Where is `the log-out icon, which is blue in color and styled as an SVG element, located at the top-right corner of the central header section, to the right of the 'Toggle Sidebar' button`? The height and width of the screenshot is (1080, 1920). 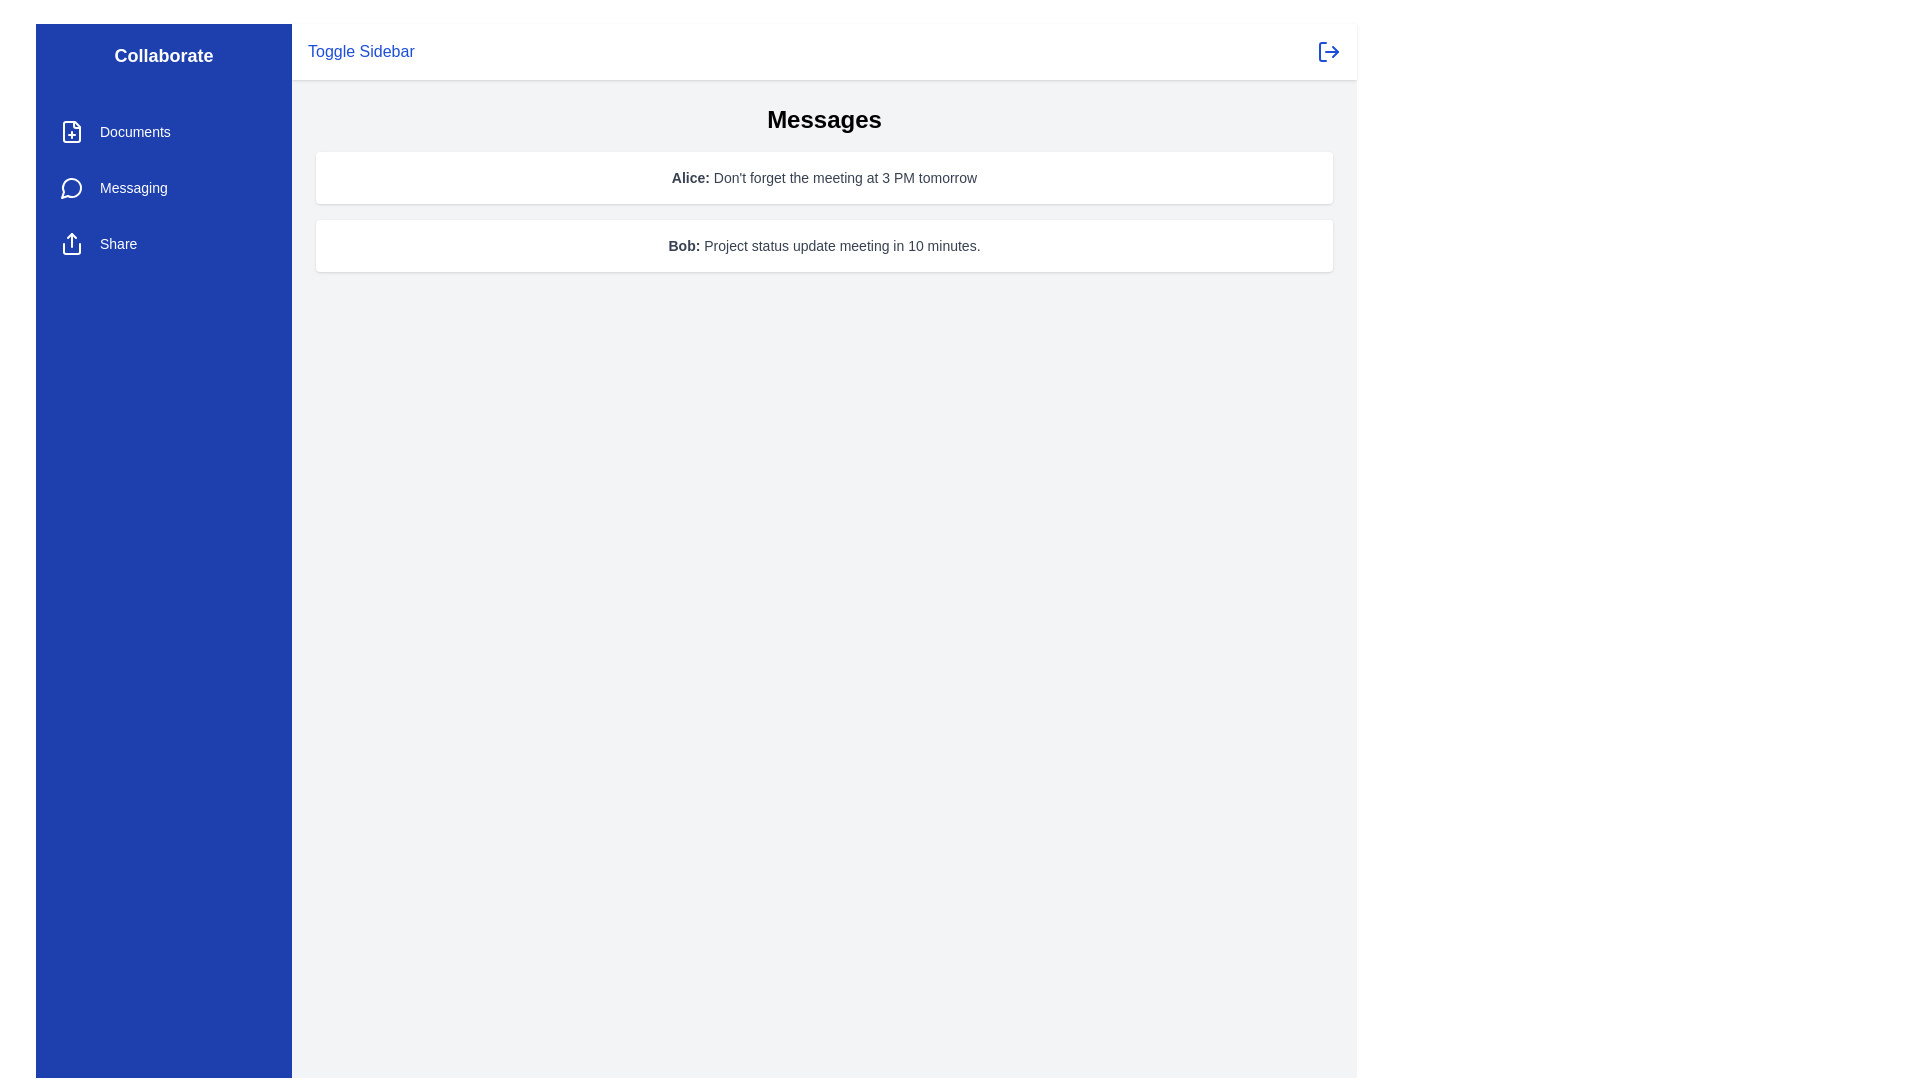 the log-out icon, which is blue in color and styled as an SVG element, located at the top-right corner of the central header section, to the right of the 'Toggle Sidebar' button is located at coordinates (1329, 50).